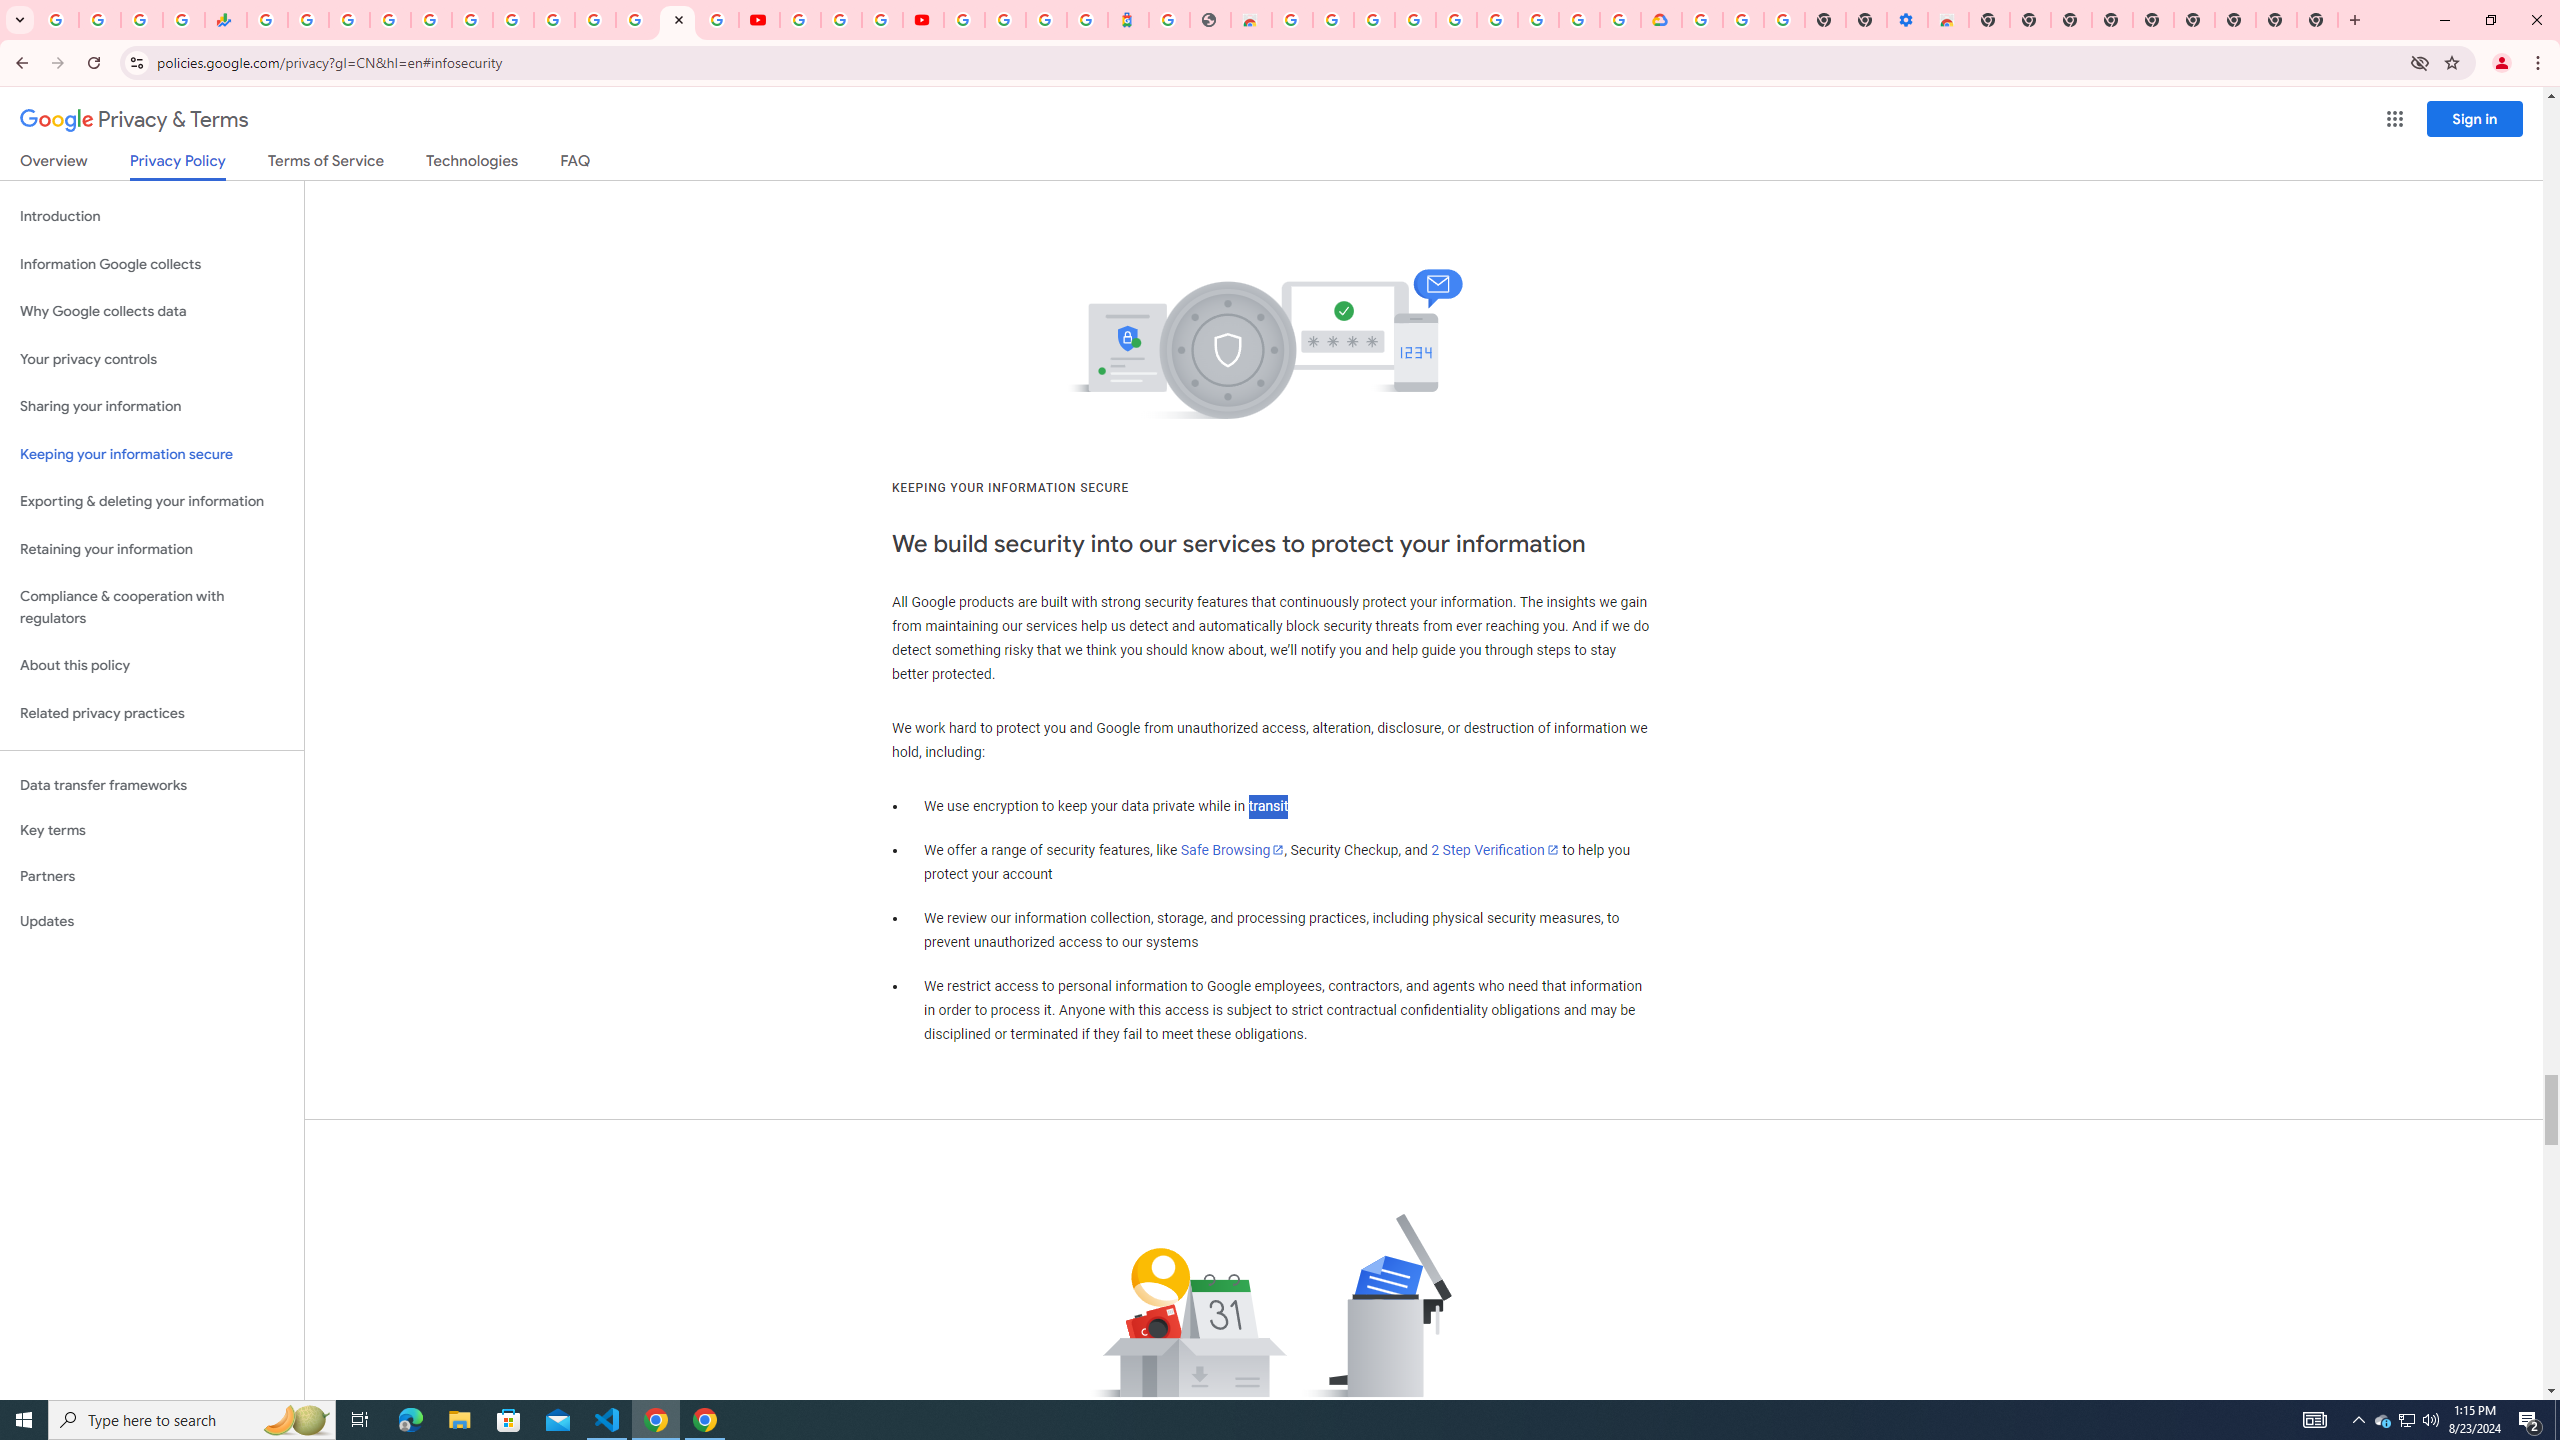  I want to click on 'Ad Settings', so click(1414, 19).